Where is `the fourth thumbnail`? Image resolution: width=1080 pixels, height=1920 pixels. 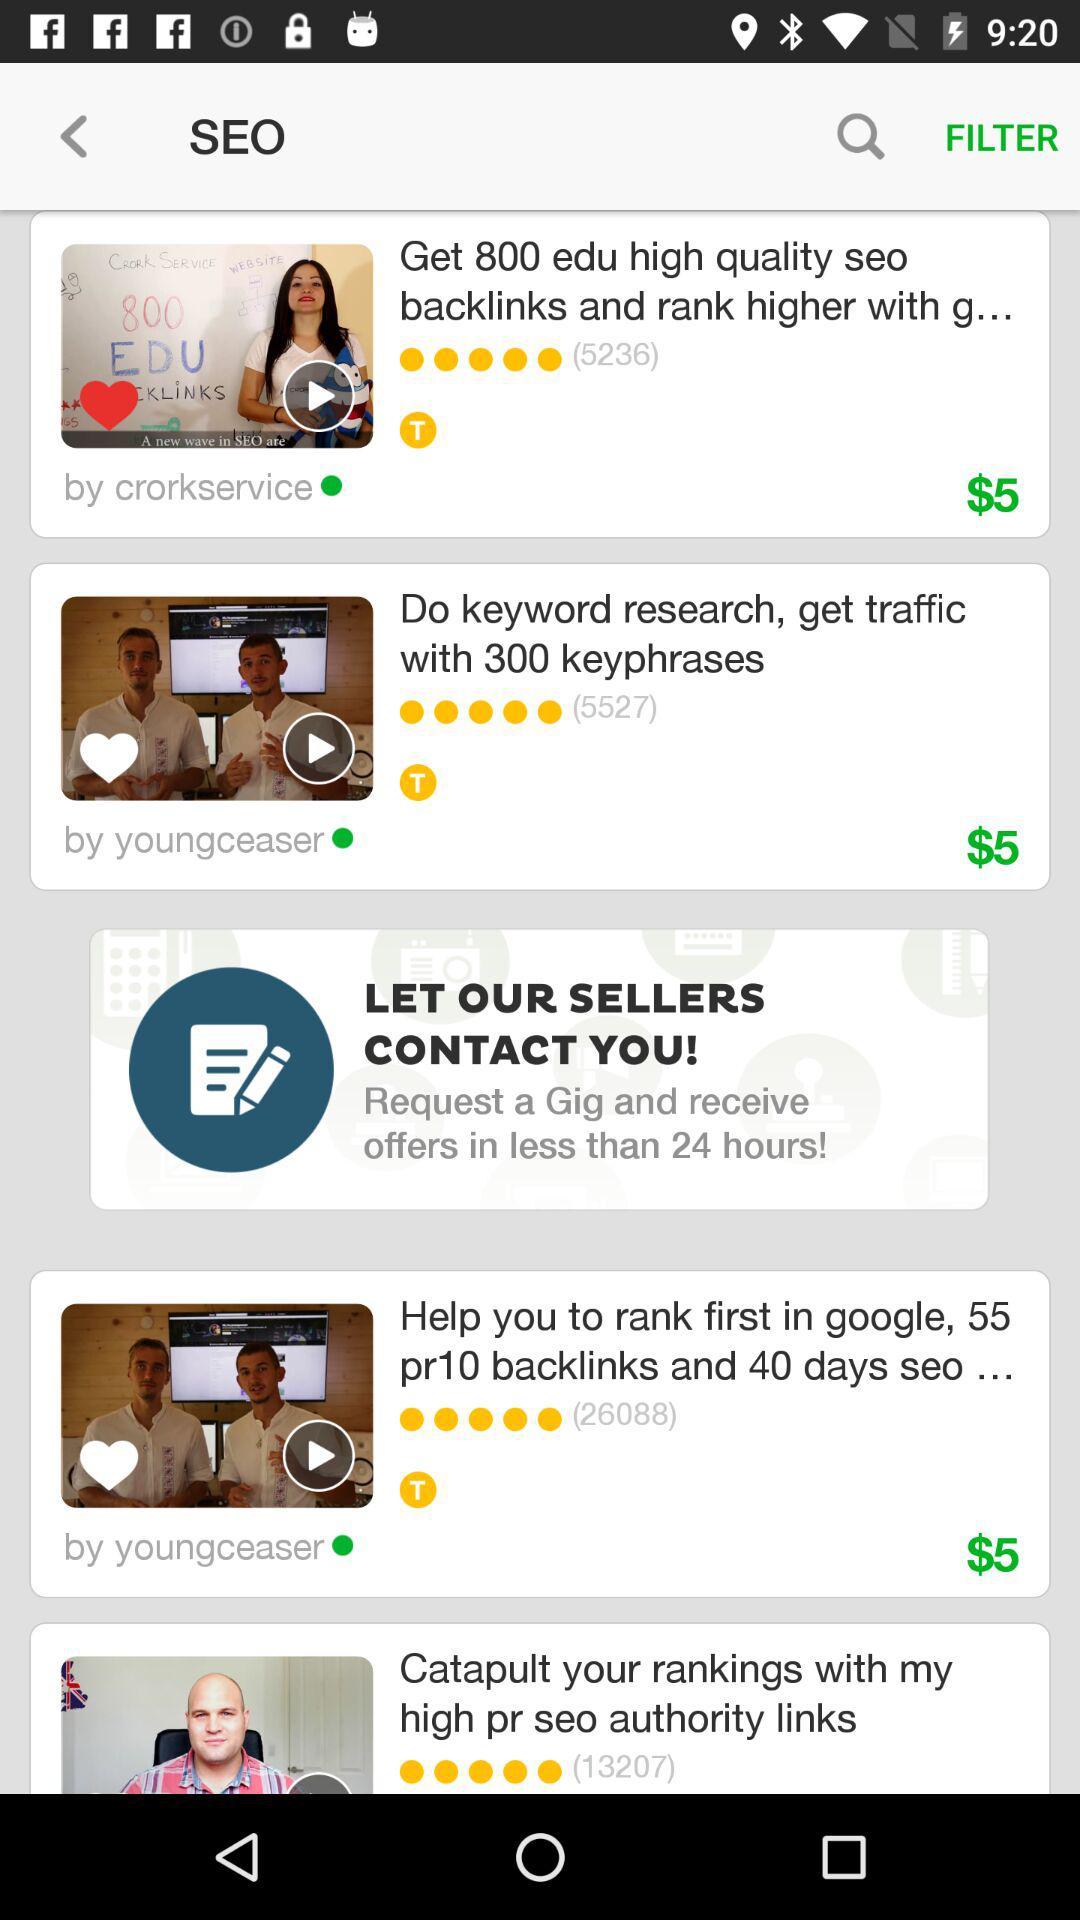
the fourth thumbnail is located at coordinates (217, 1723).